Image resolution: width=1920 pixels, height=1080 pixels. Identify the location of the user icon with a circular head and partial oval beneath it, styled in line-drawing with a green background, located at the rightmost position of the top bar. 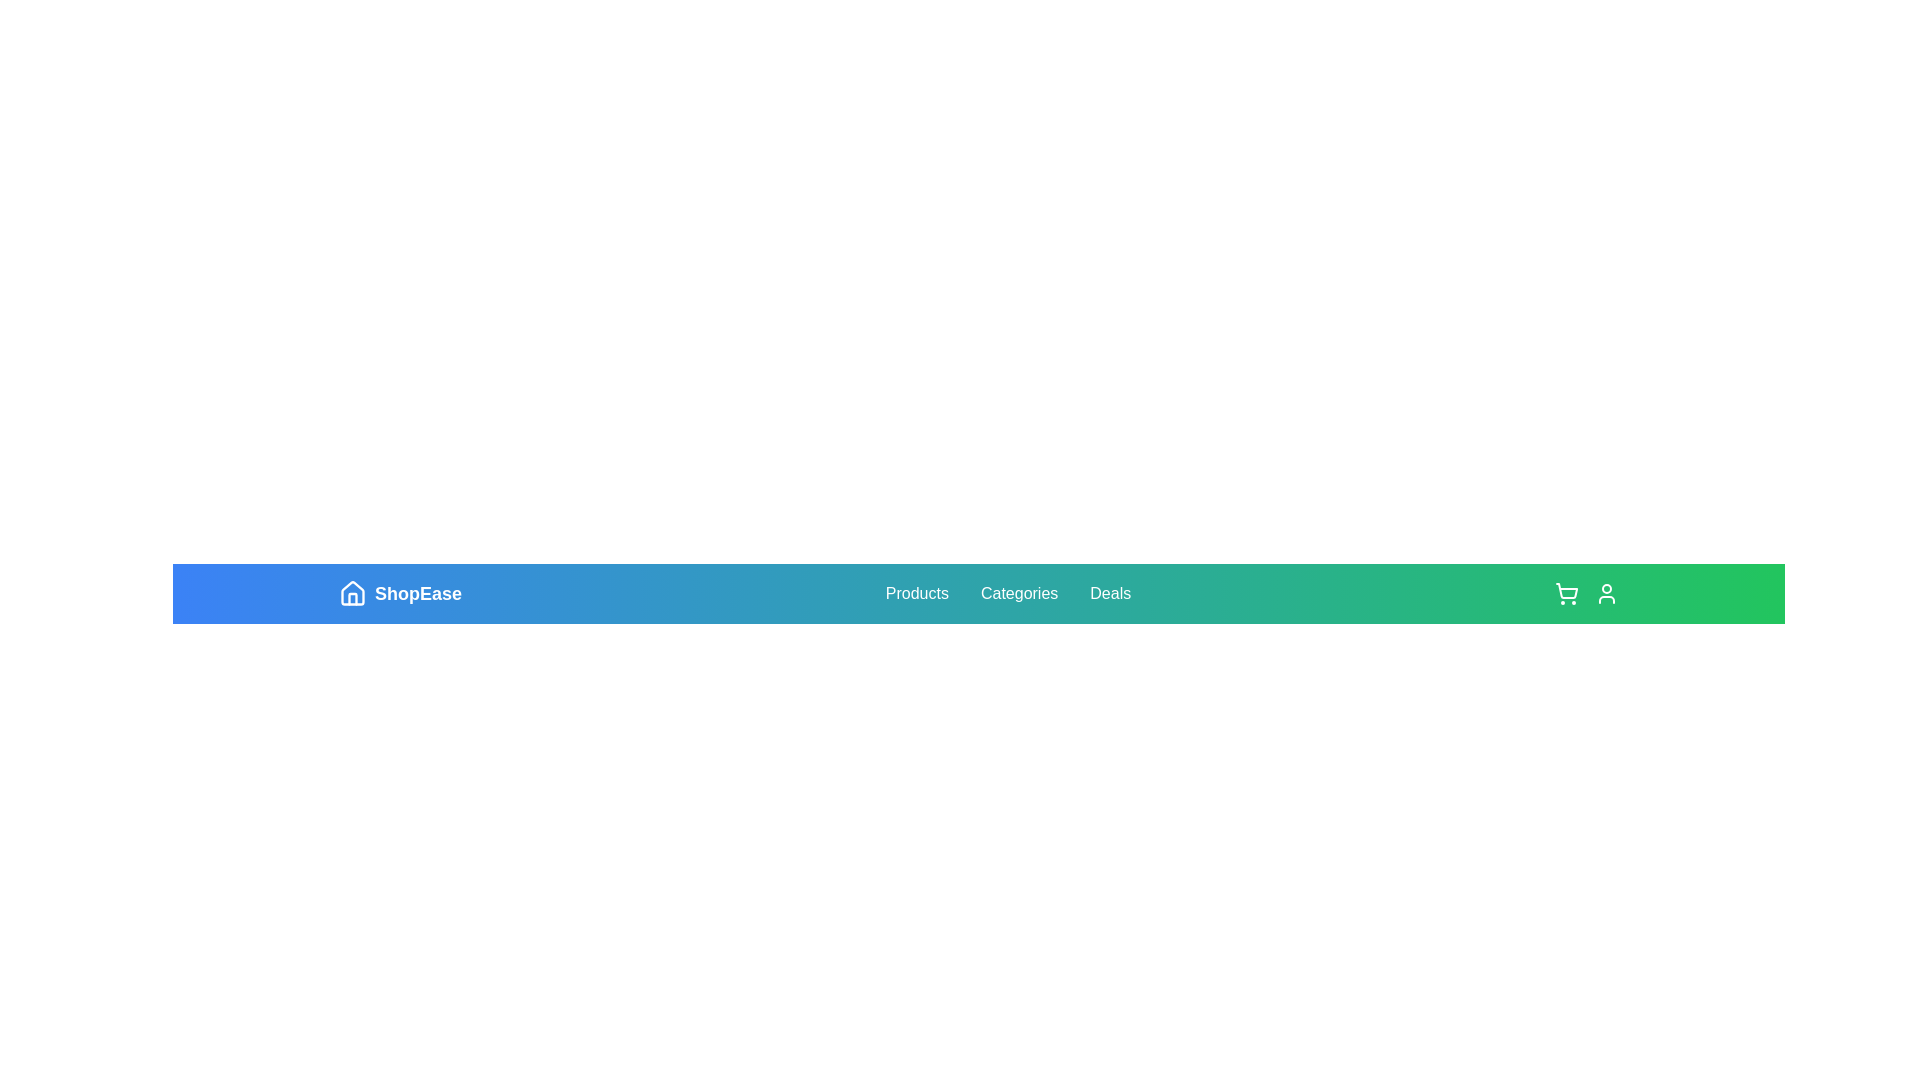
(1607, 593).